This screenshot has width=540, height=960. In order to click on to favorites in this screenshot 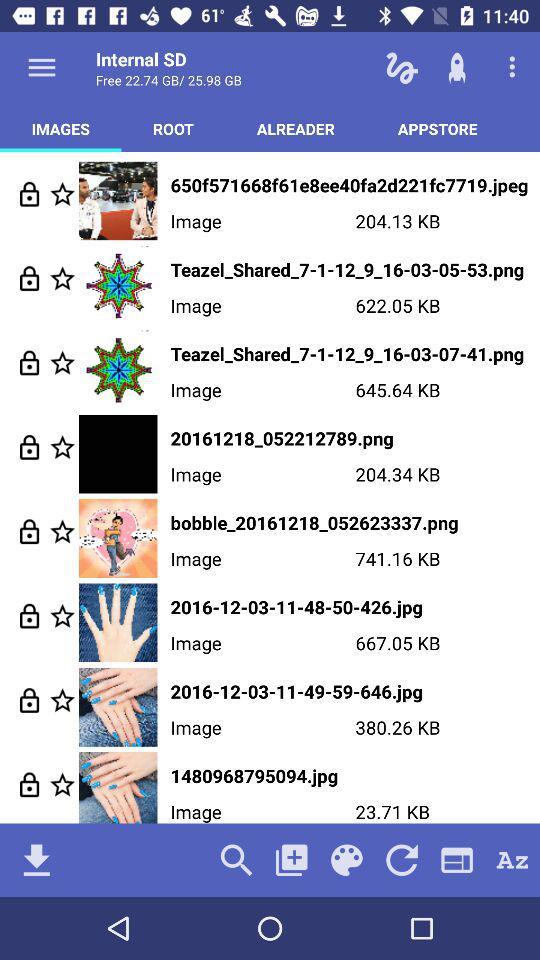, I will do `click(62, 194)`.